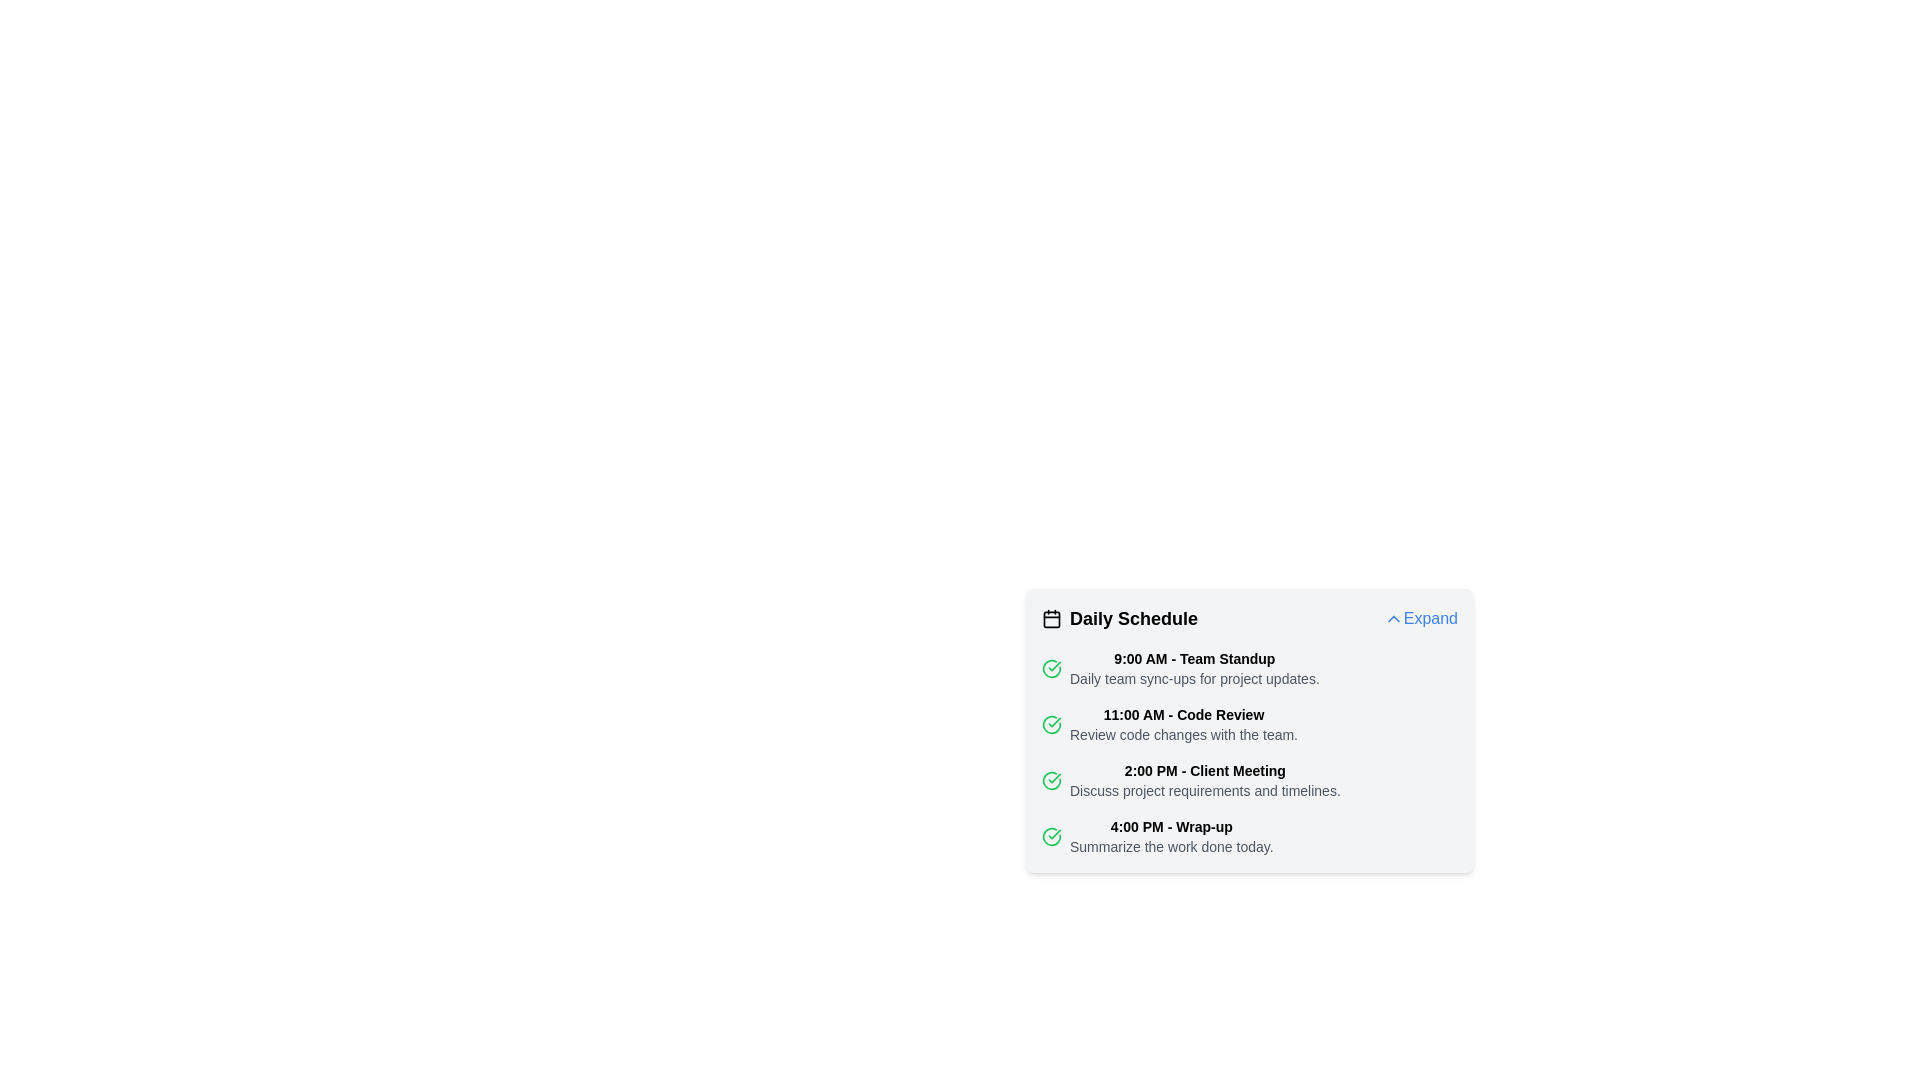 The width and height of the screenshot is (1920, 1080). What do you see at coordinates (1184, 713) in the screenshot?
I see `the text label that denotes a scheduled event time and its title, positioned as the second entry in the daily schedule, located between '9:00 AM - Team Standup' and '2:00 PM - Client Meeting'` at bounding box center [1184, 713].